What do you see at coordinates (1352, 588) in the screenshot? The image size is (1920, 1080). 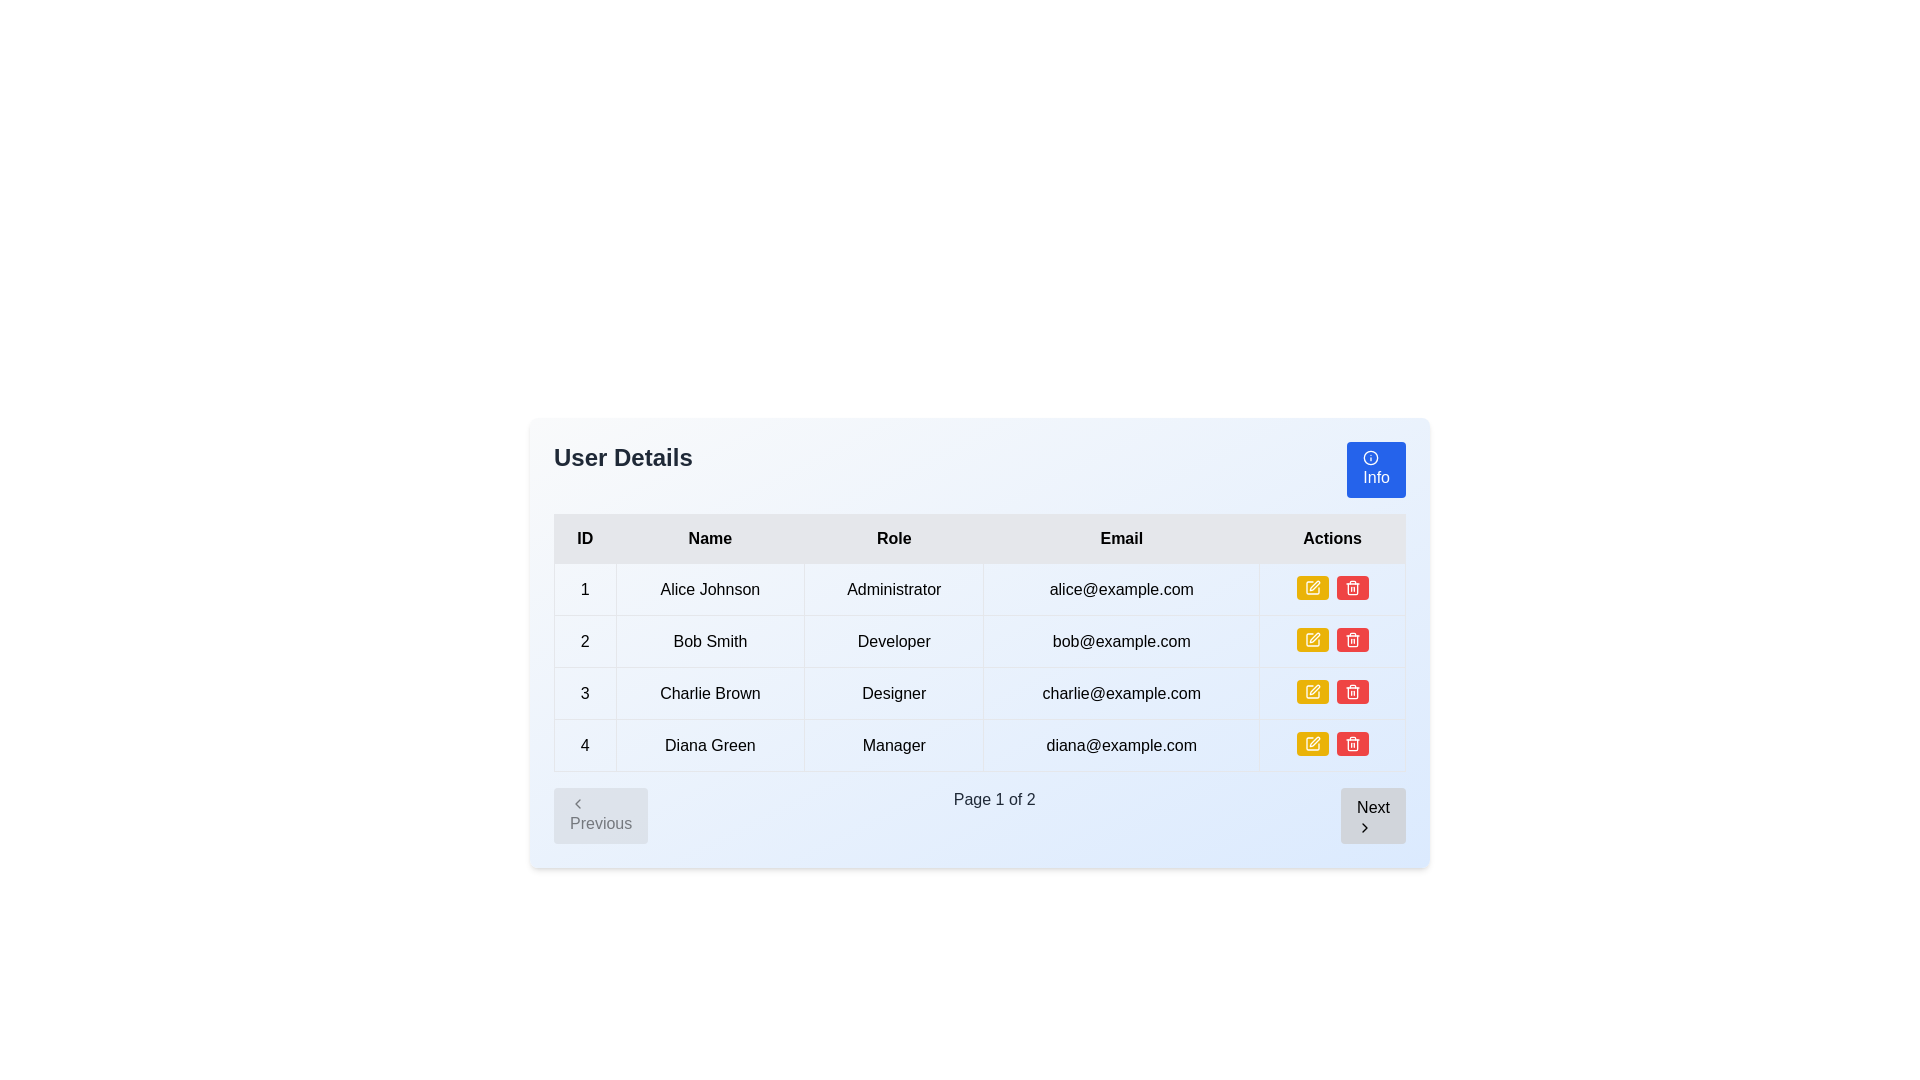 I see `the trash bin icon located in the 'Actions' column of the user details table in the fourth row associated with 'Diana Green'` at bounding box center [1352, 588].